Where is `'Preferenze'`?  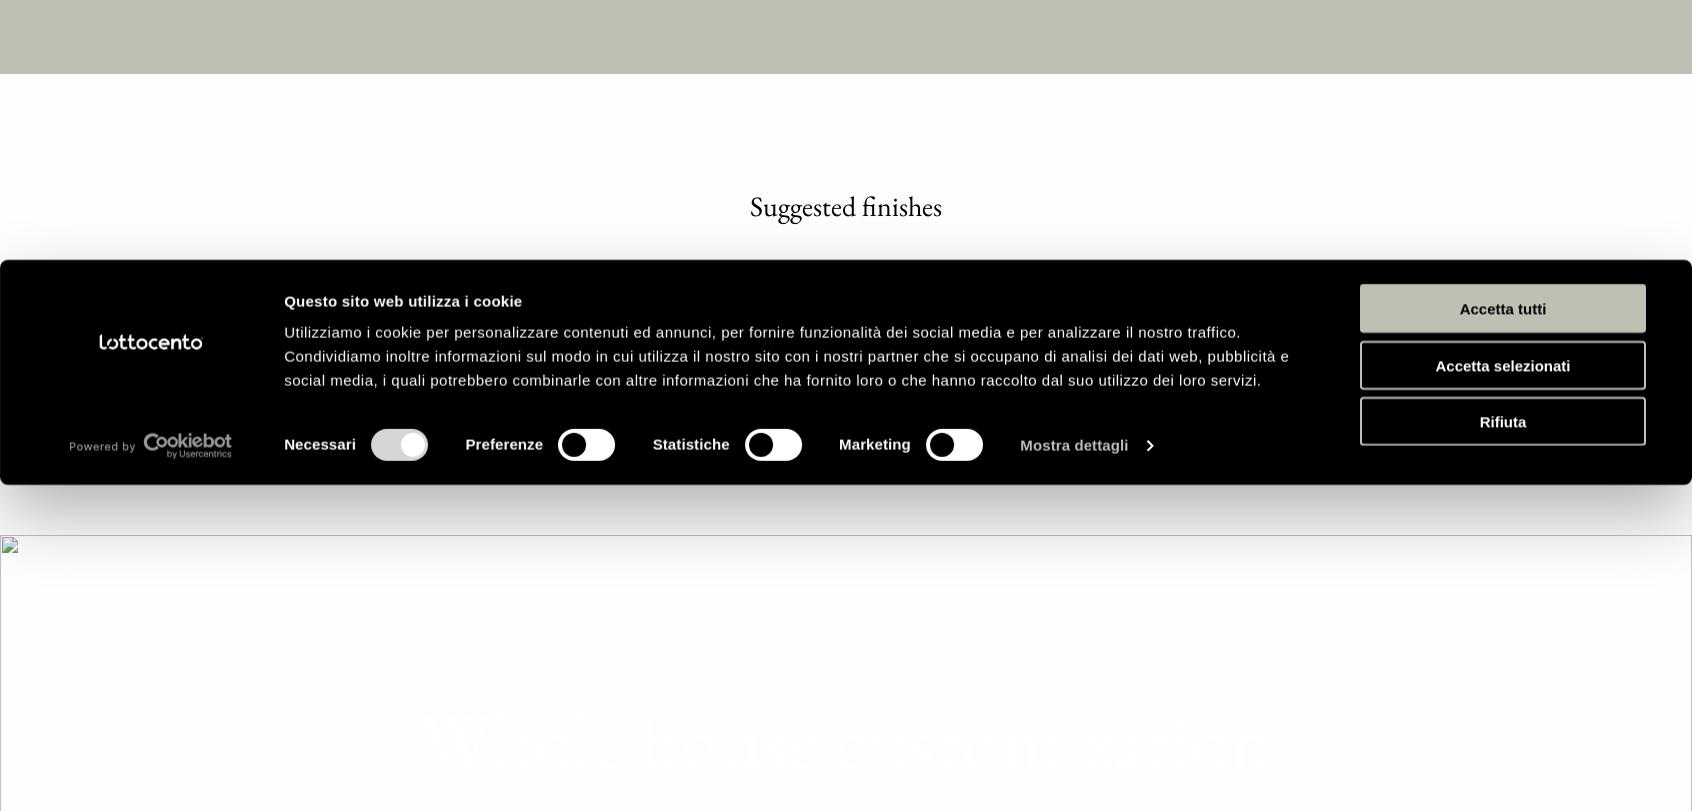 'Preferenze' is located at coordinates (463, 337).